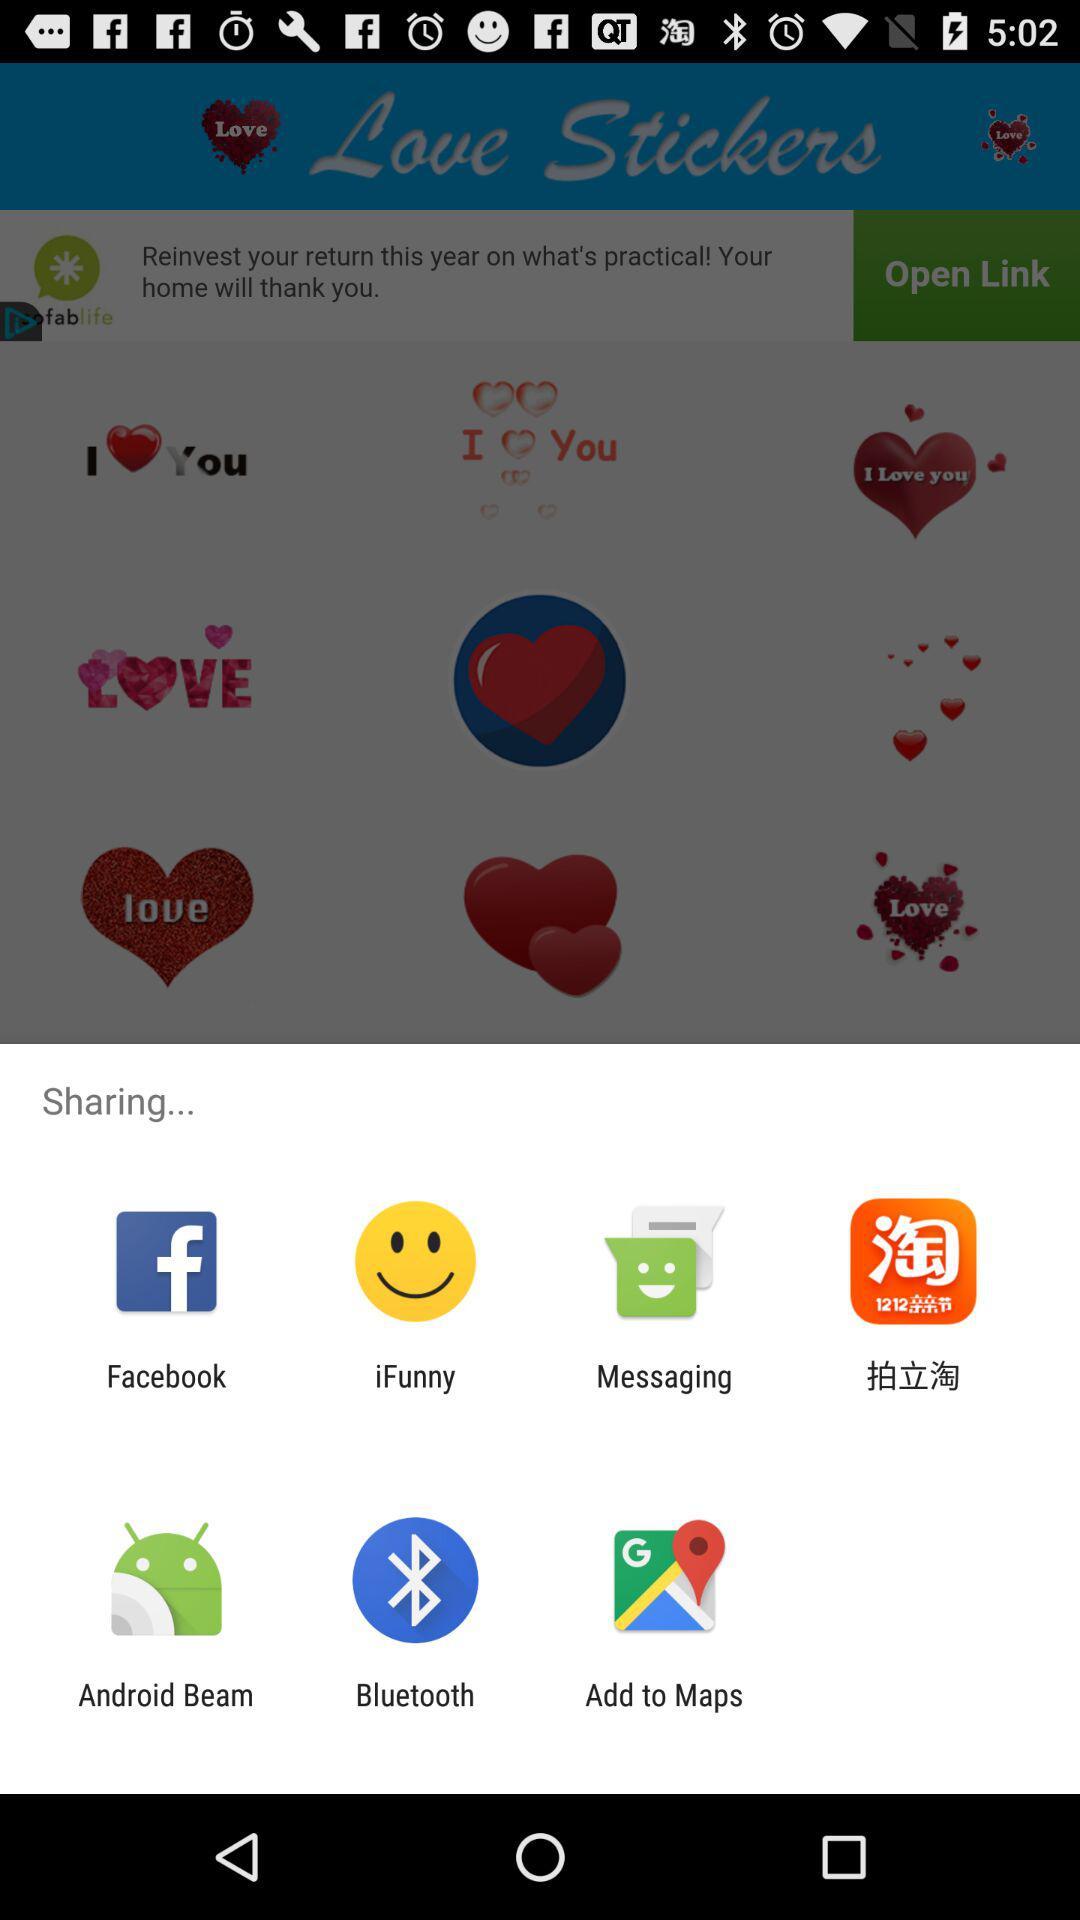 This screenshot has width=1080, height=1920. I want to click on item next to the ifunny item, so click(165, 1392).